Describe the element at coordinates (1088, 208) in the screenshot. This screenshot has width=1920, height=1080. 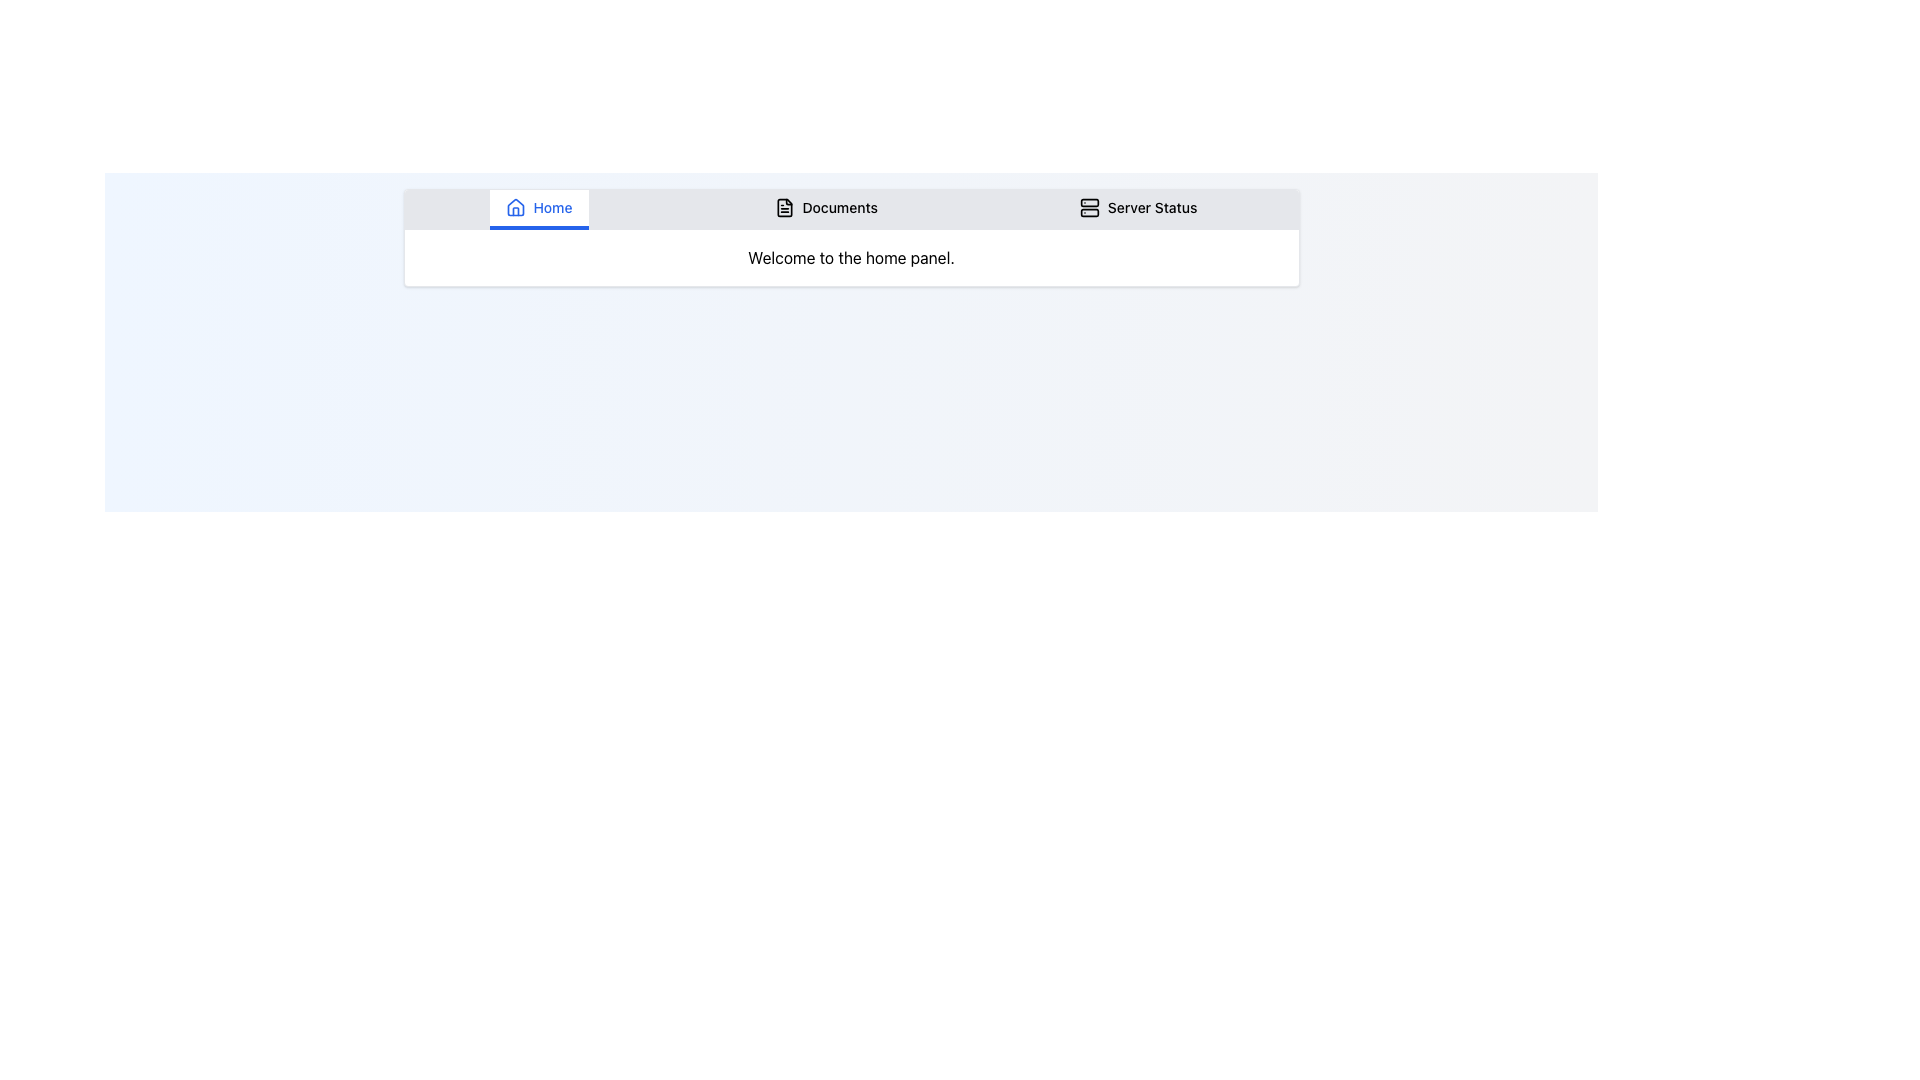
I see `the 'Server Status' icon` at that location.